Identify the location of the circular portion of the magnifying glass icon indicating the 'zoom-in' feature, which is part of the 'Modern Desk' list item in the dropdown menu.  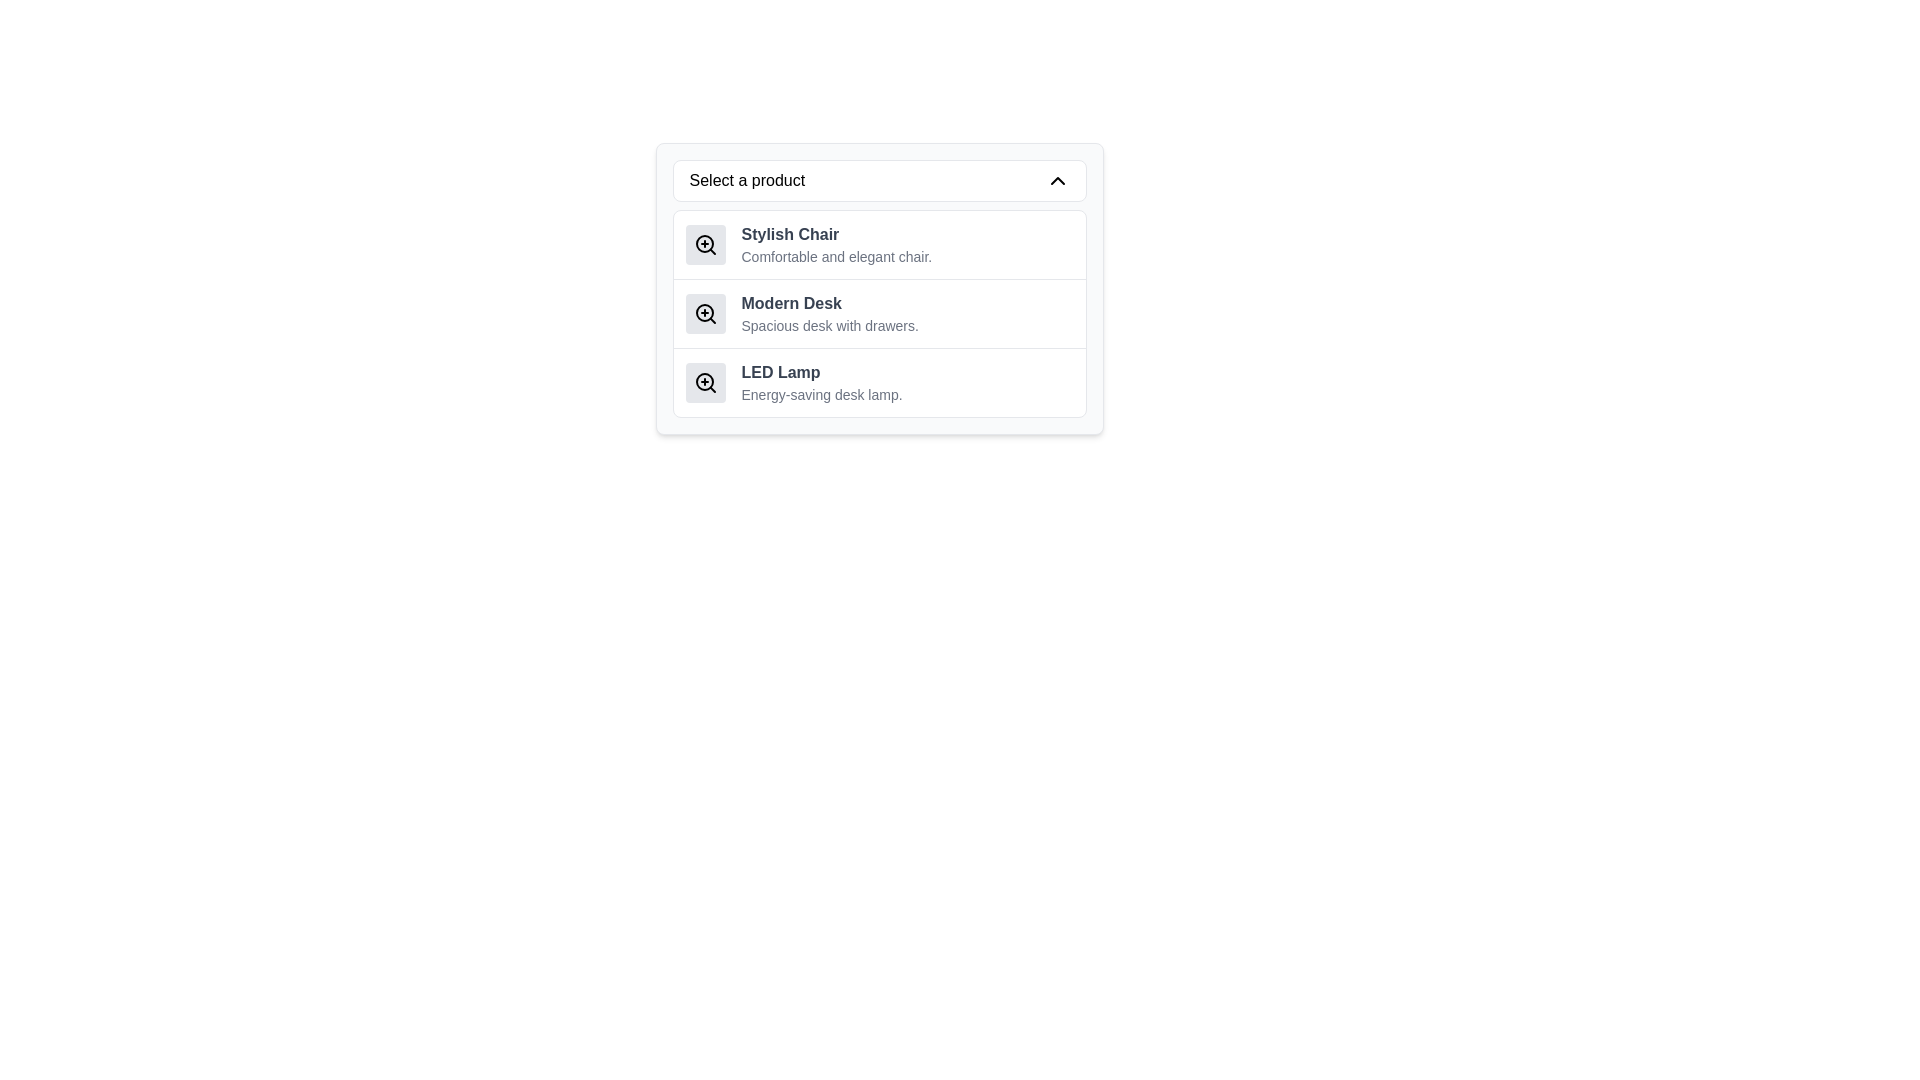
(704, 312).